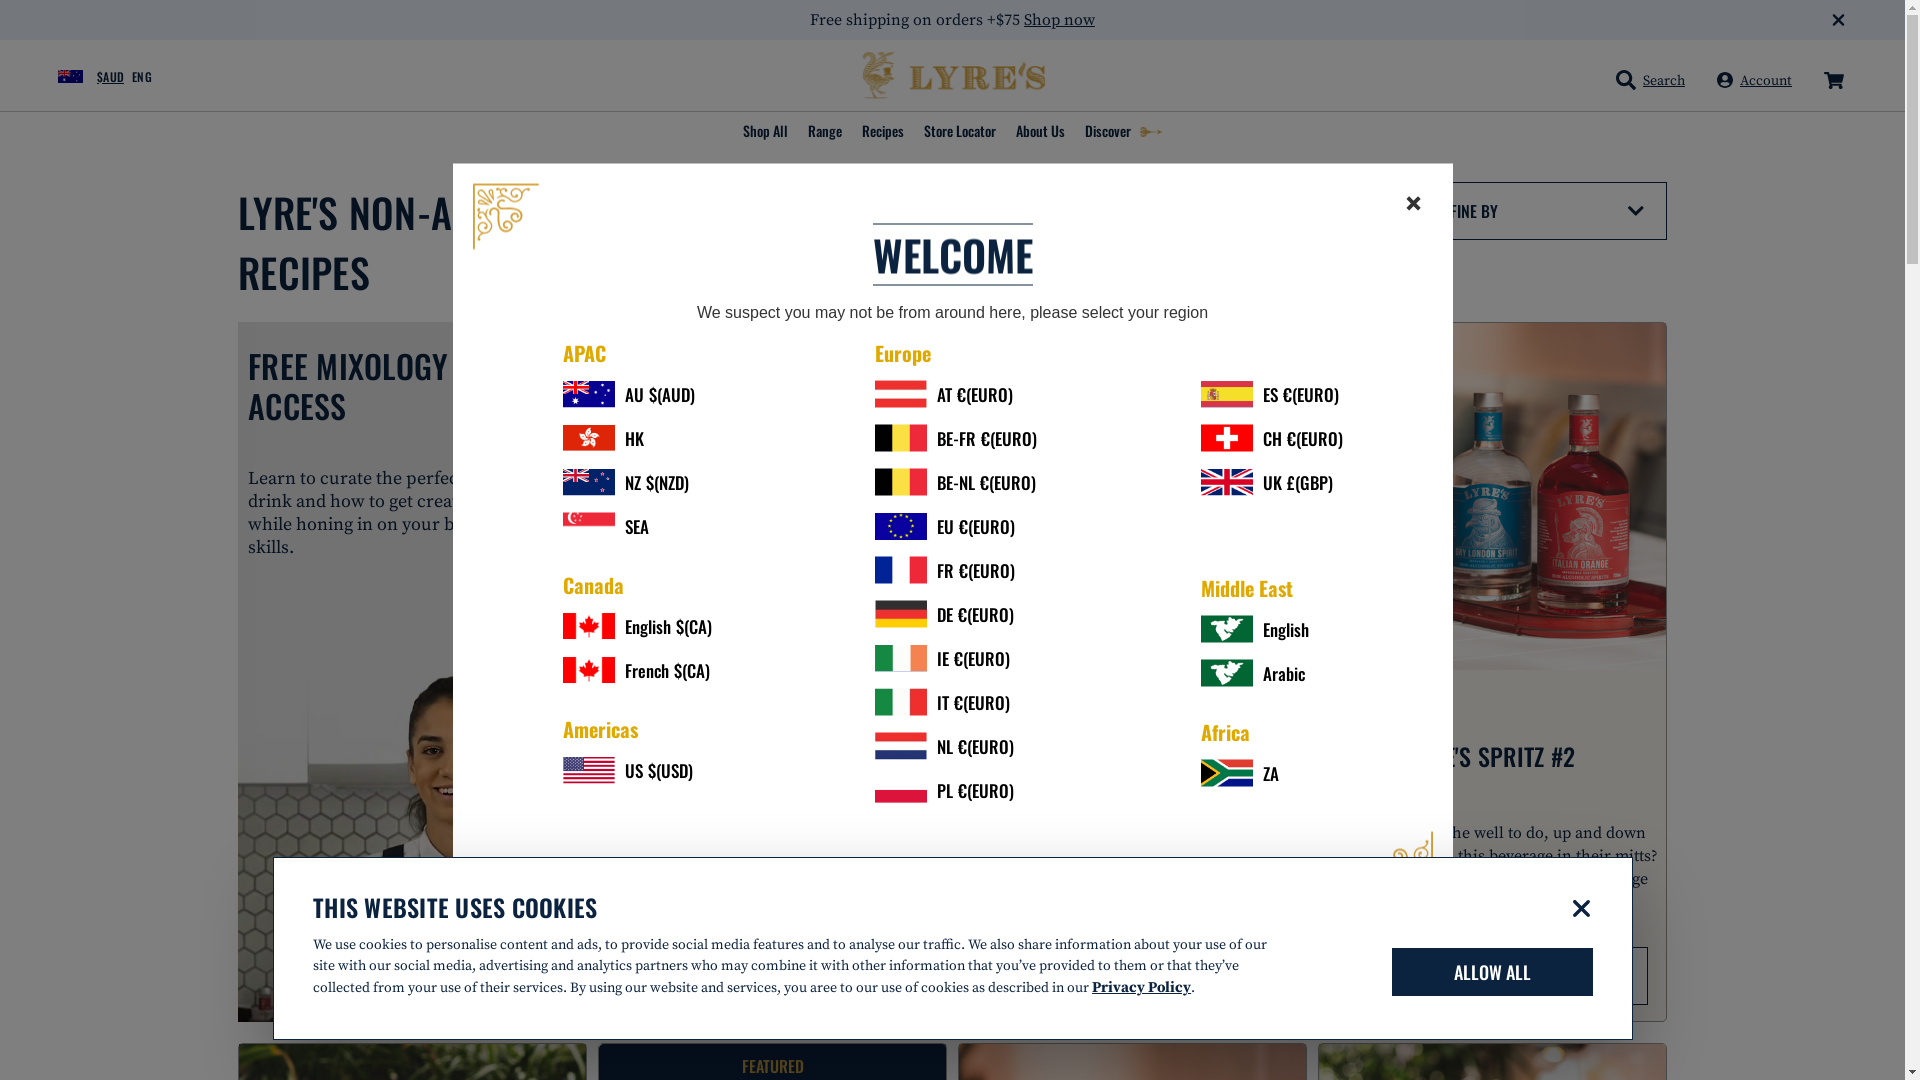 This screenshot has width=1920, height=1080. Describe the element at coordinates (763, 131) in the screenshot. I see `'Shop All'` at that location.